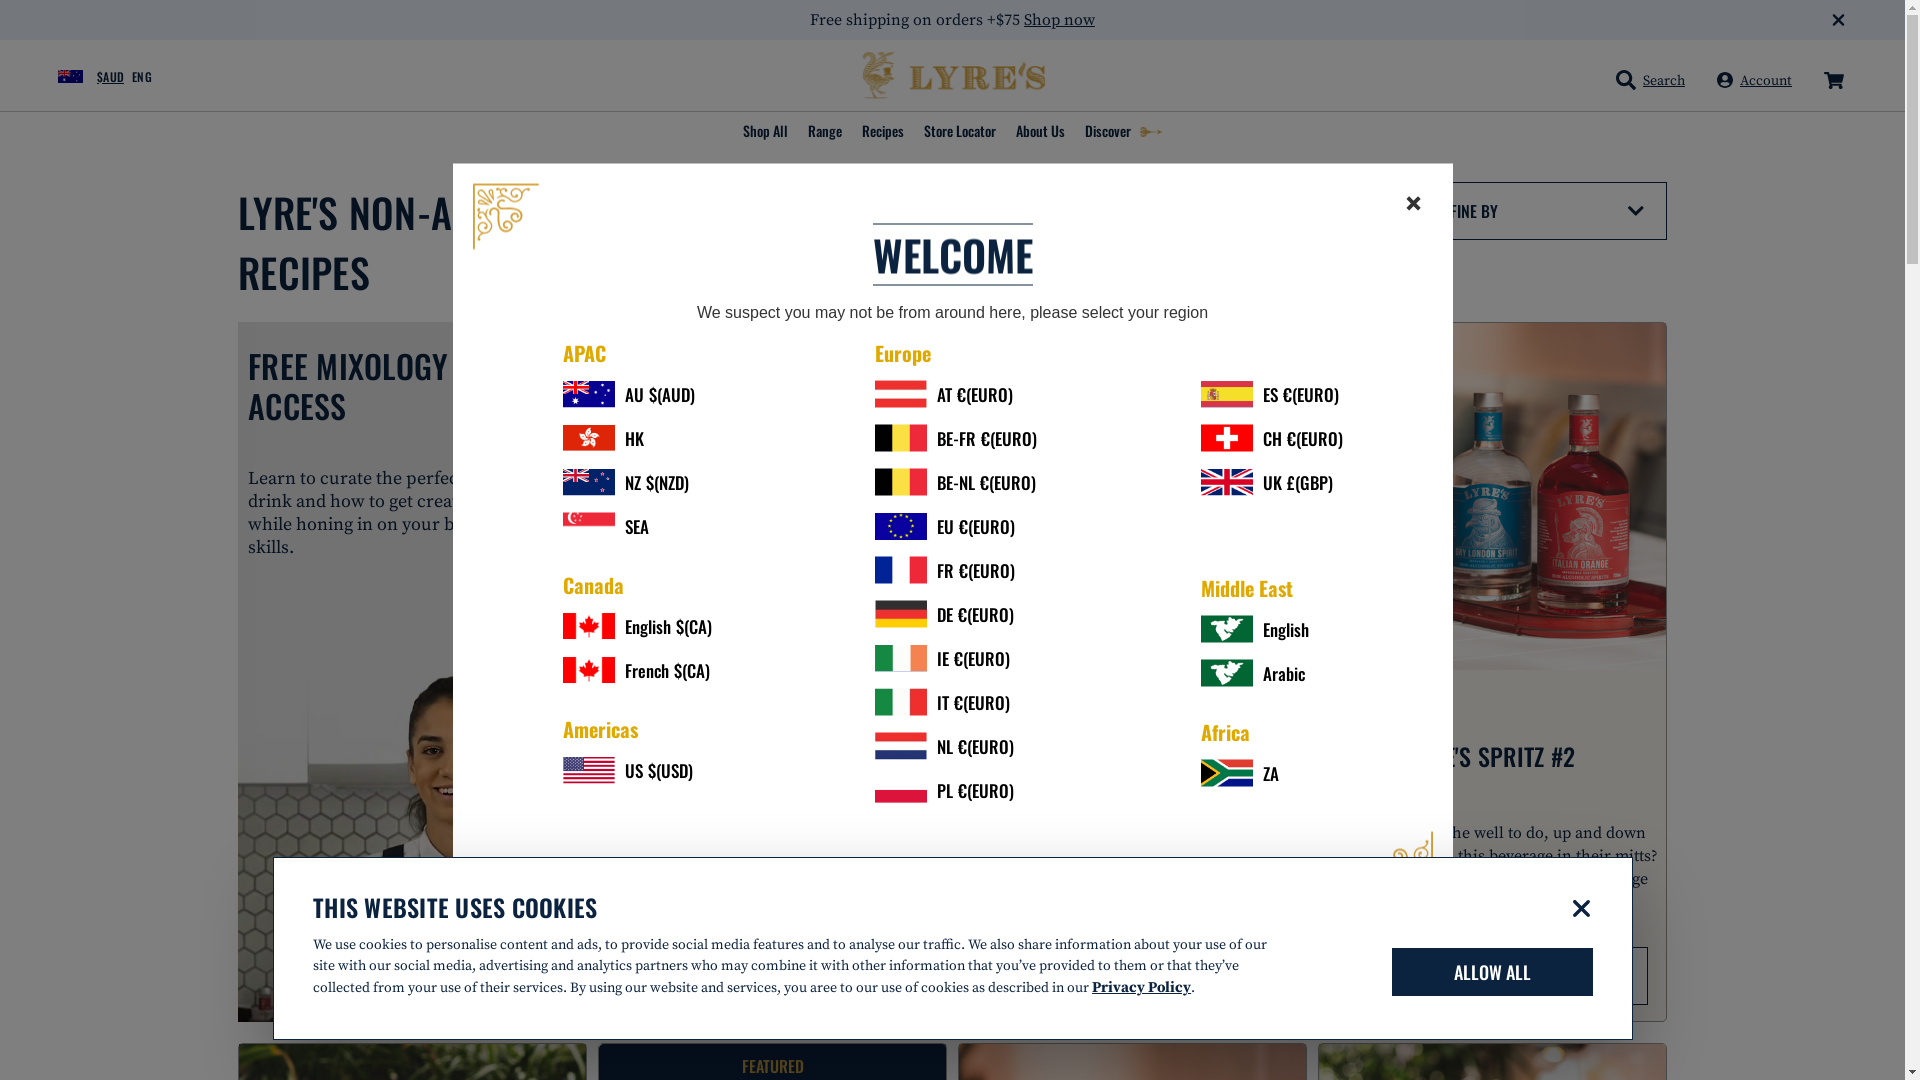 This screenshot has width=1920, height=1080. Describe the element at coordinates (763, 131) in the screenshot. I see `'Shop All'` at that location.